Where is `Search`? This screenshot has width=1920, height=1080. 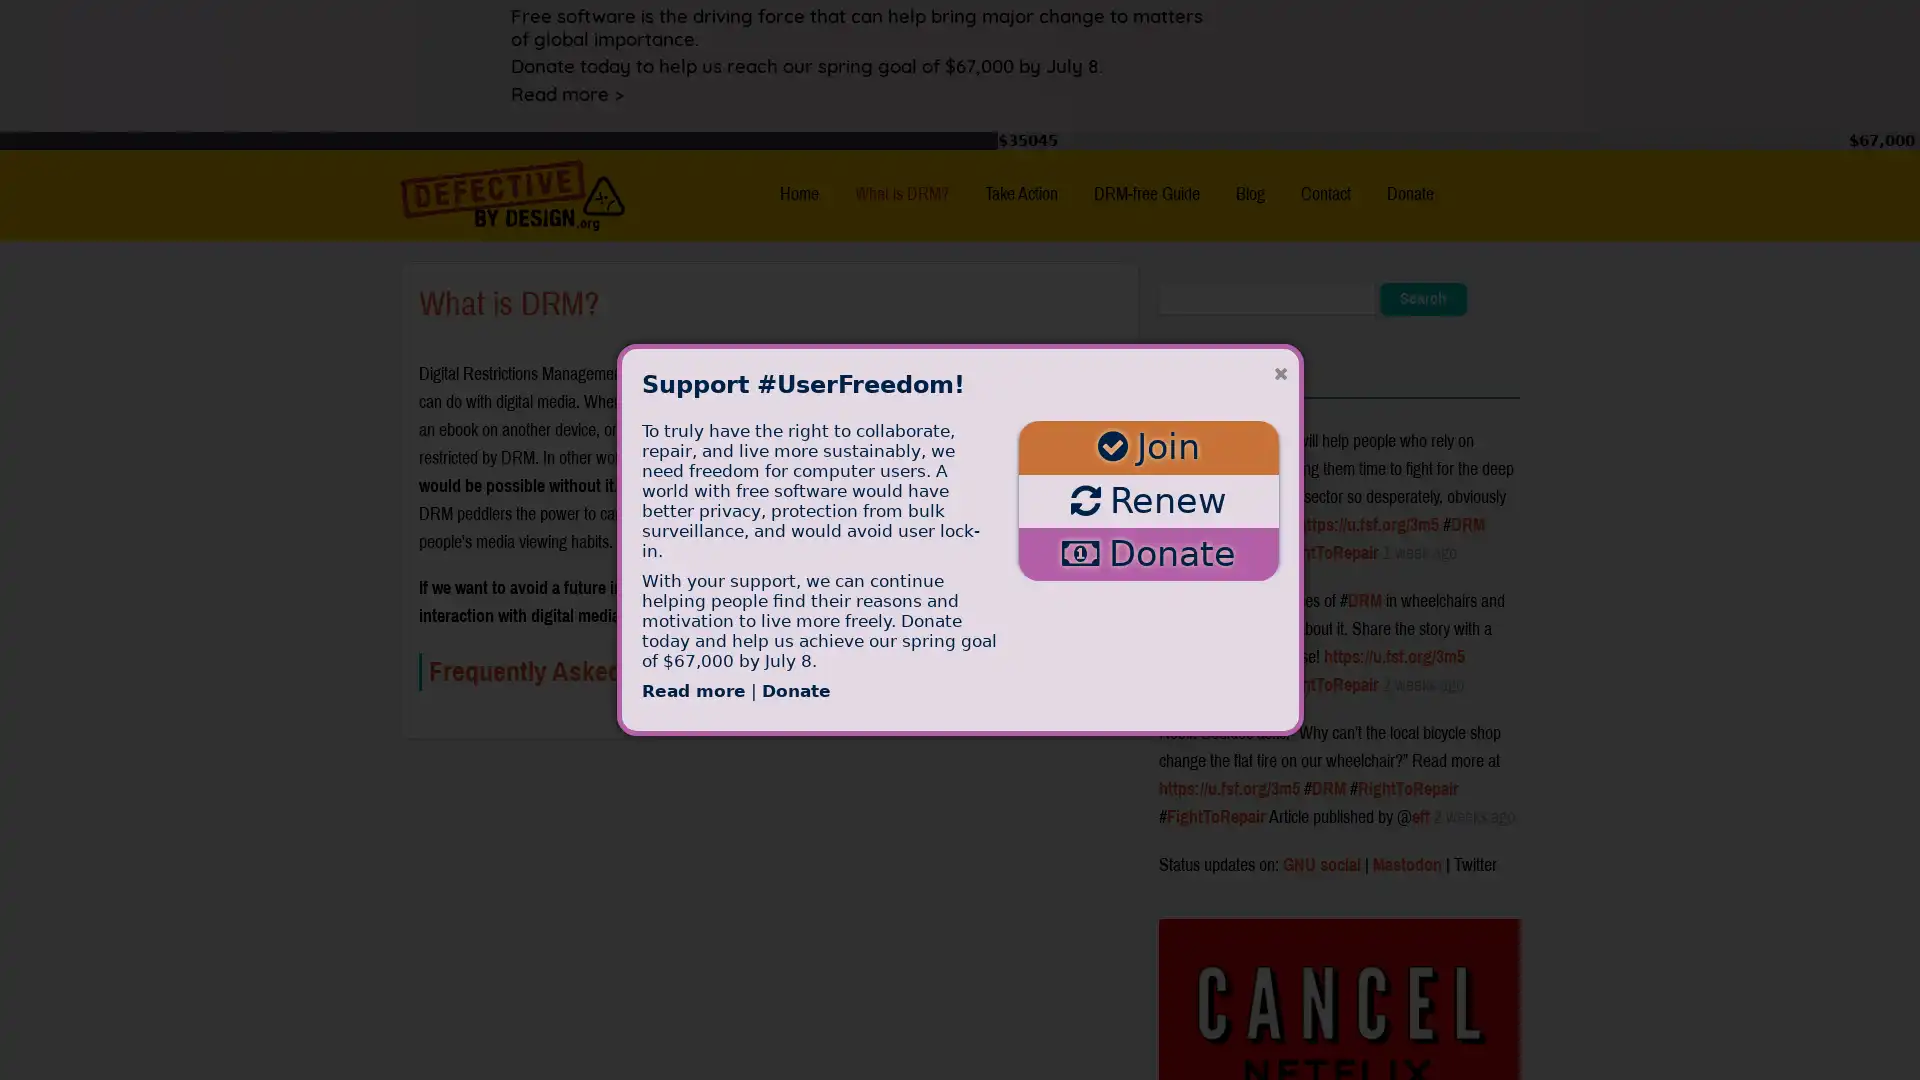
Search is located at coordinates (1421, 299).